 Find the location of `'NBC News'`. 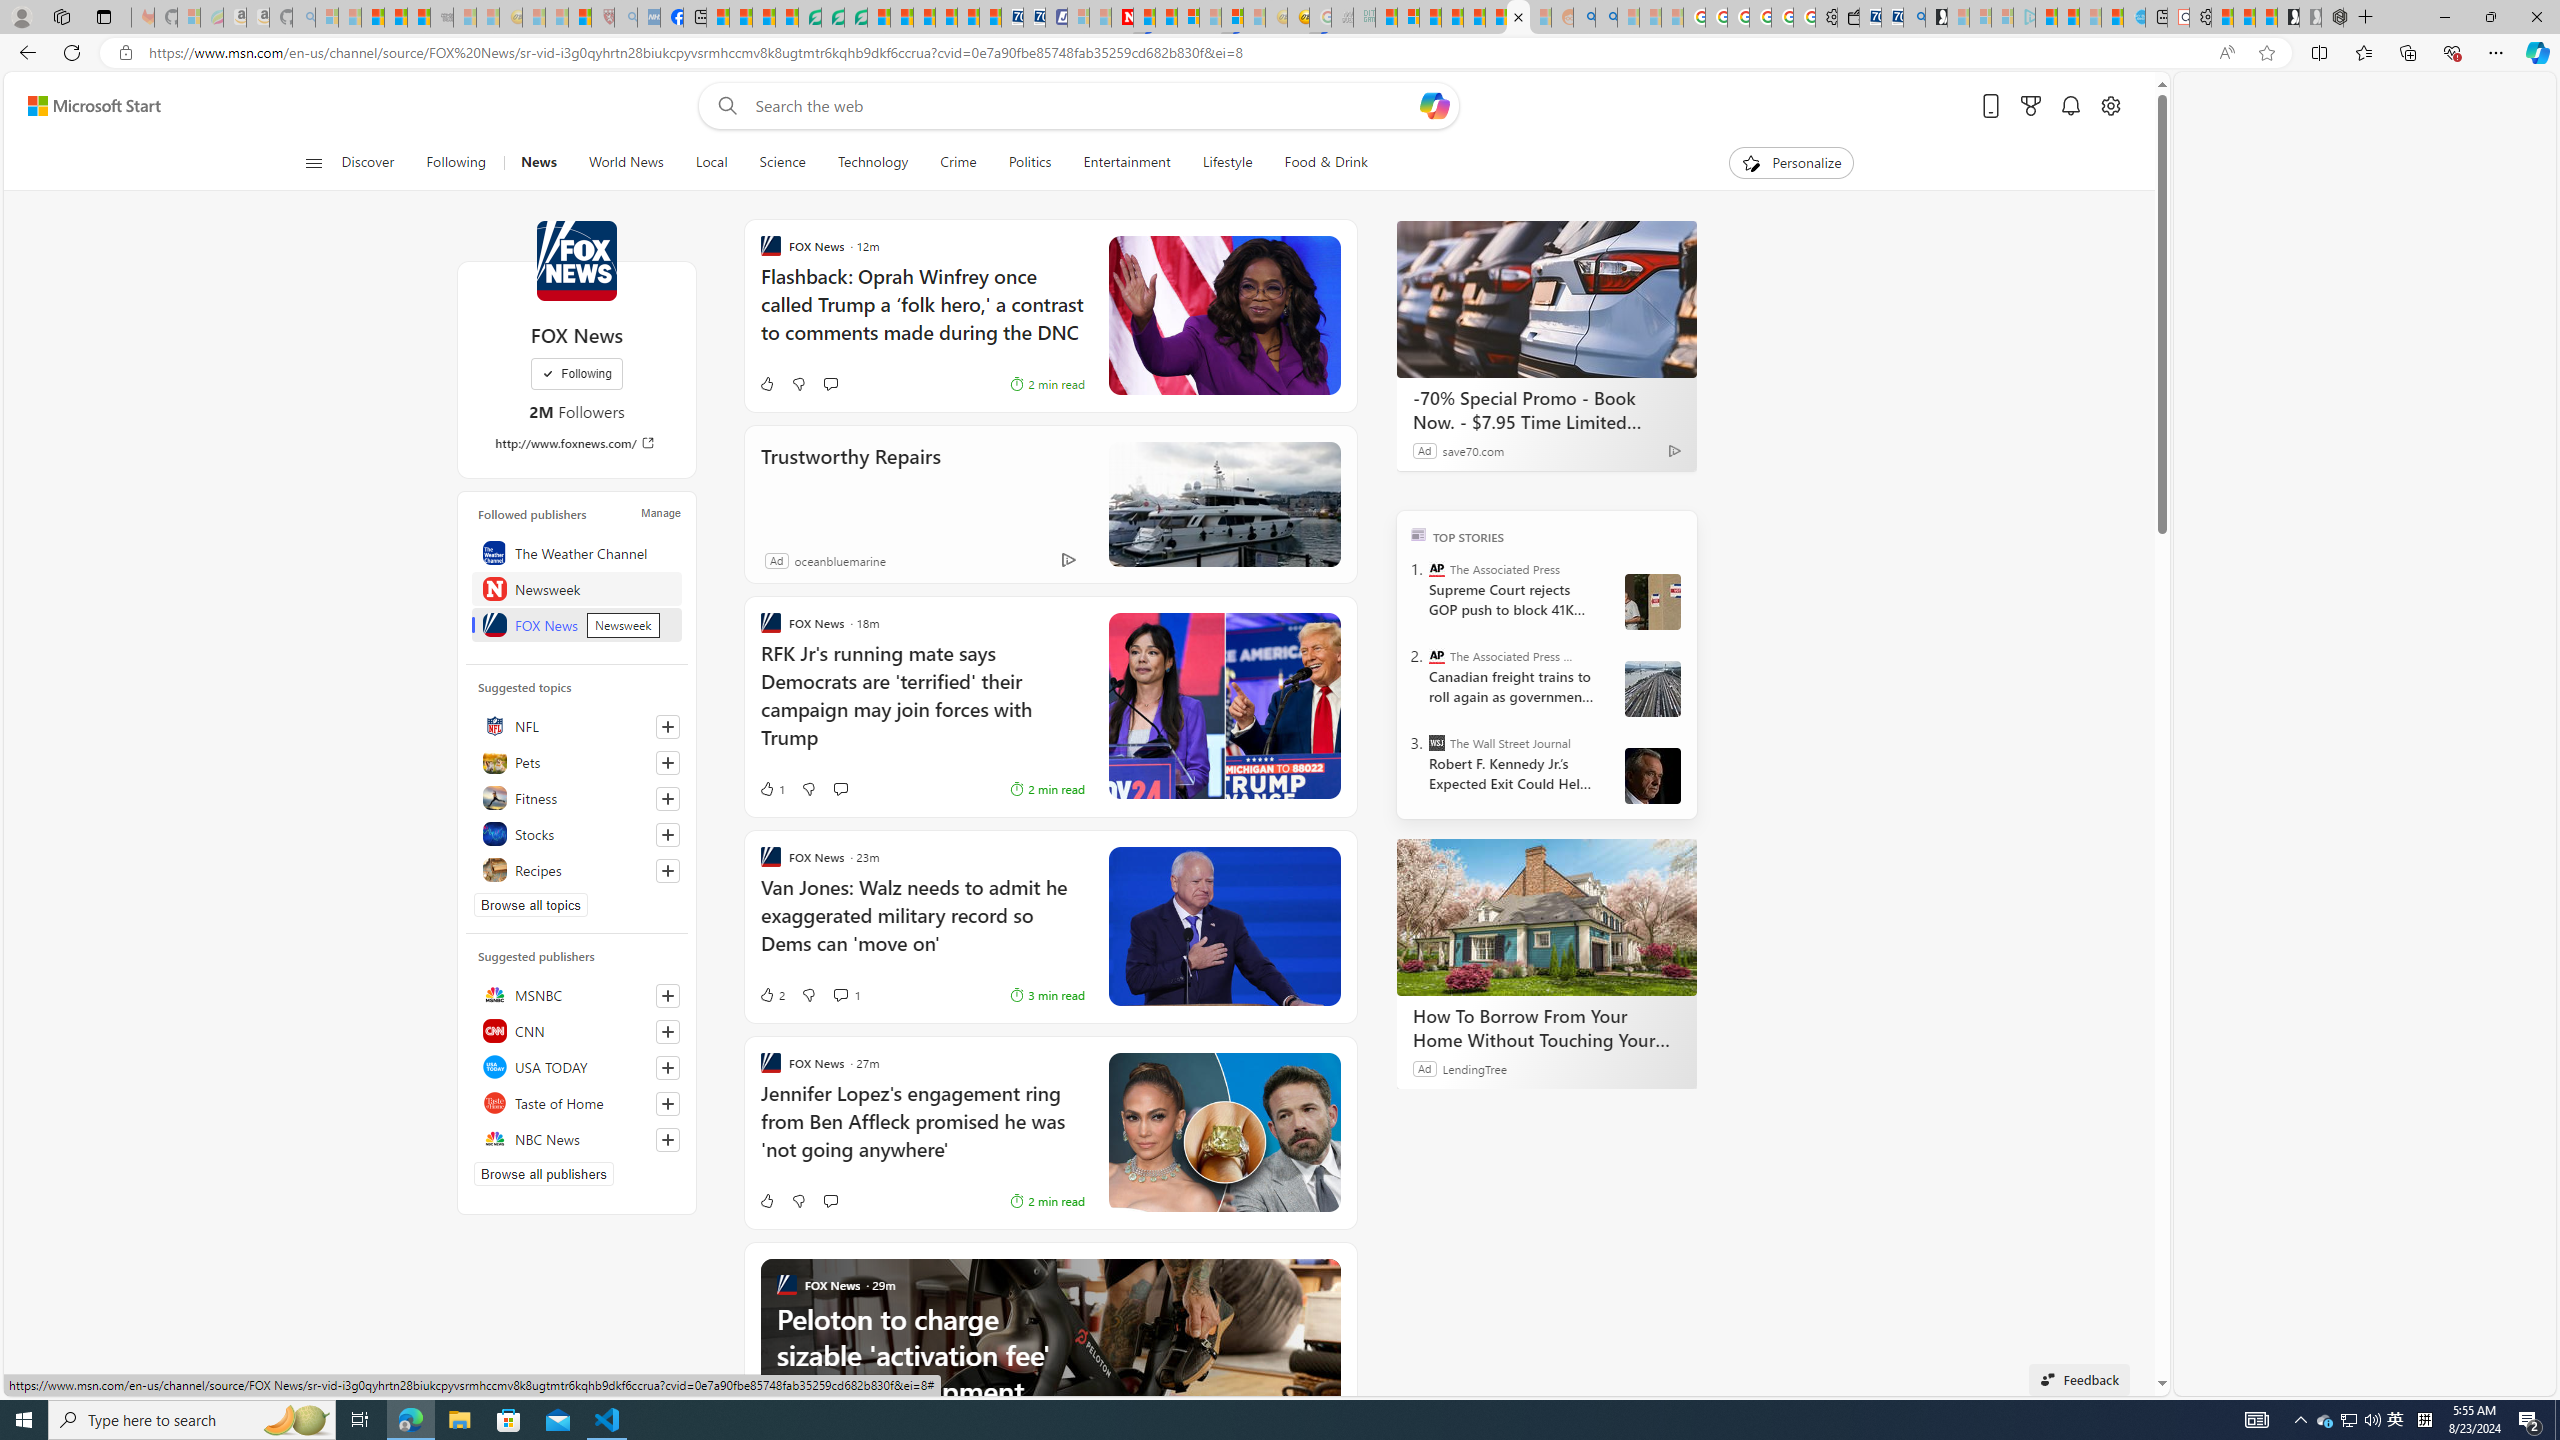

'NBC News' is located at coordinates (575, 1138).